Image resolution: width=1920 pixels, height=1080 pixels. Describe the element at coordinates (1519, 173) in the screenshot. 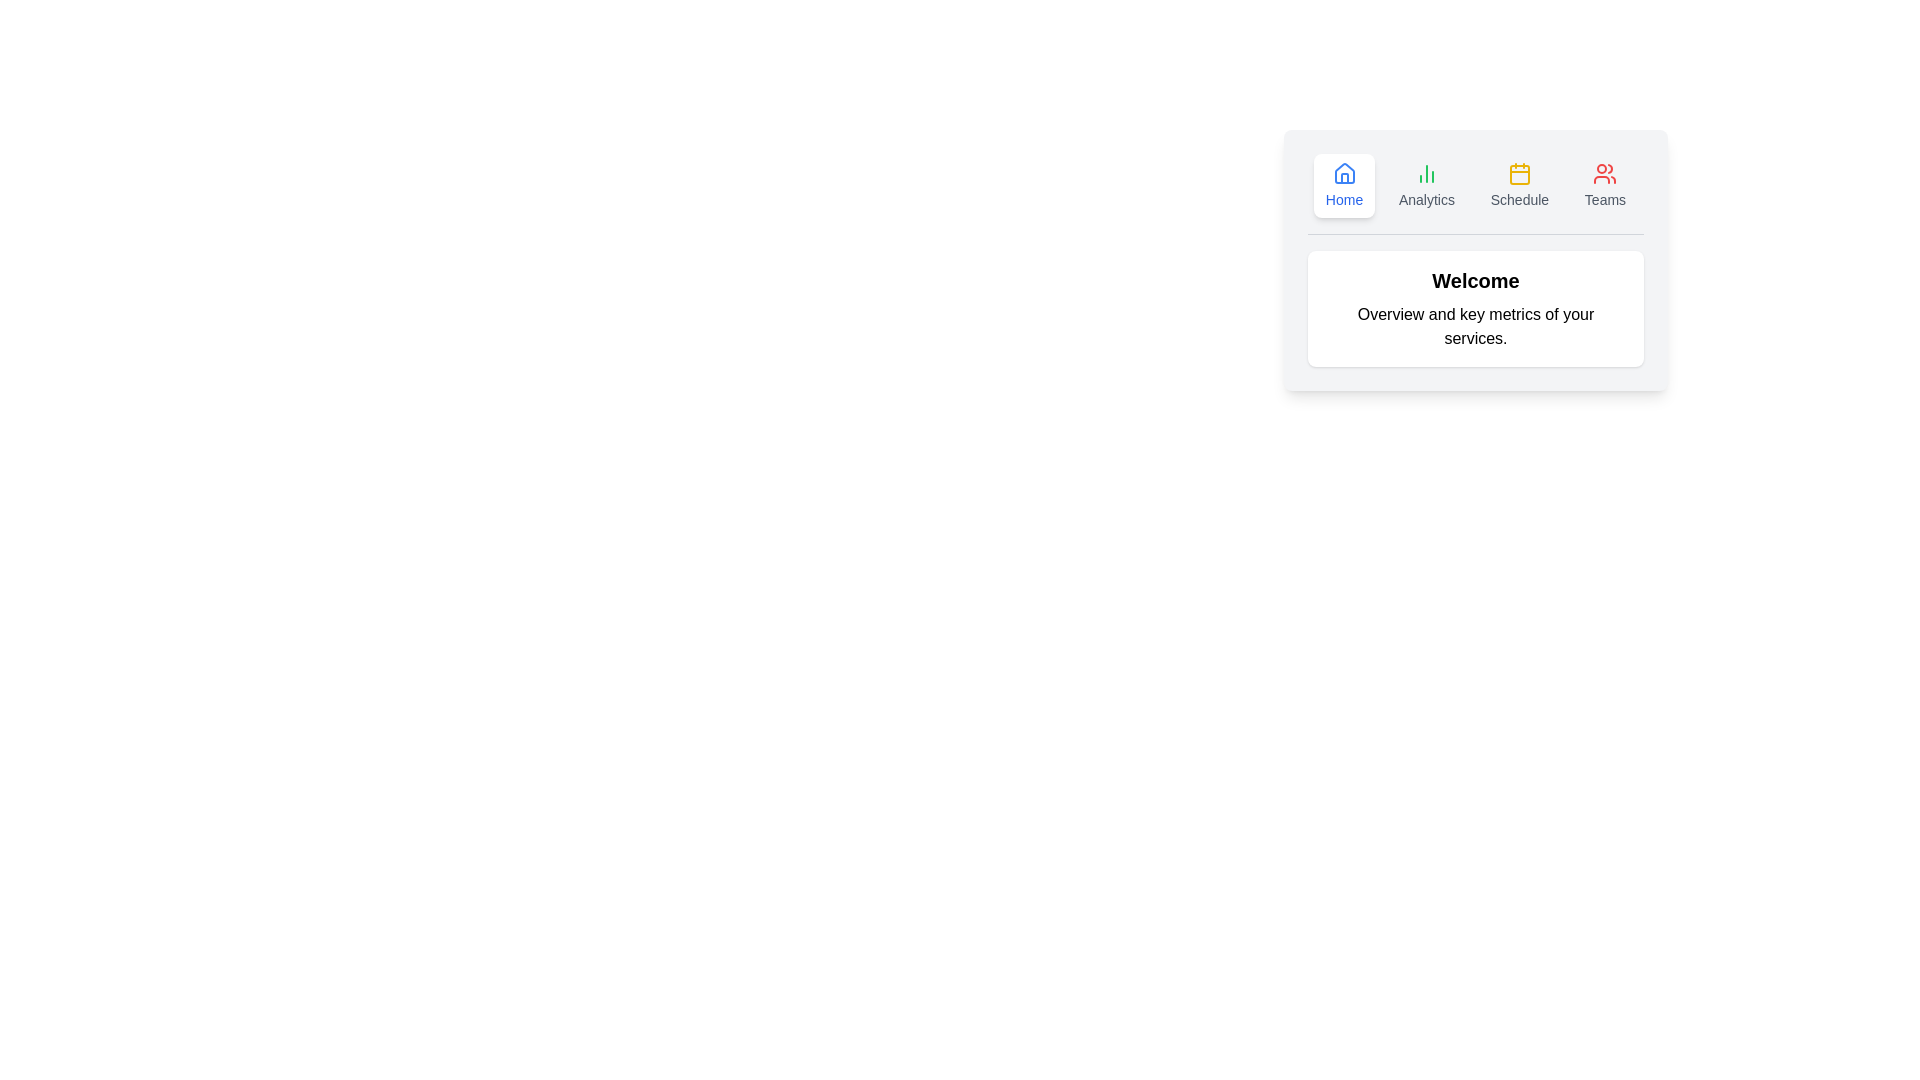

I see `the navigation icon for viewing or managing schedules located under the 'Schedule' text label` at that location.